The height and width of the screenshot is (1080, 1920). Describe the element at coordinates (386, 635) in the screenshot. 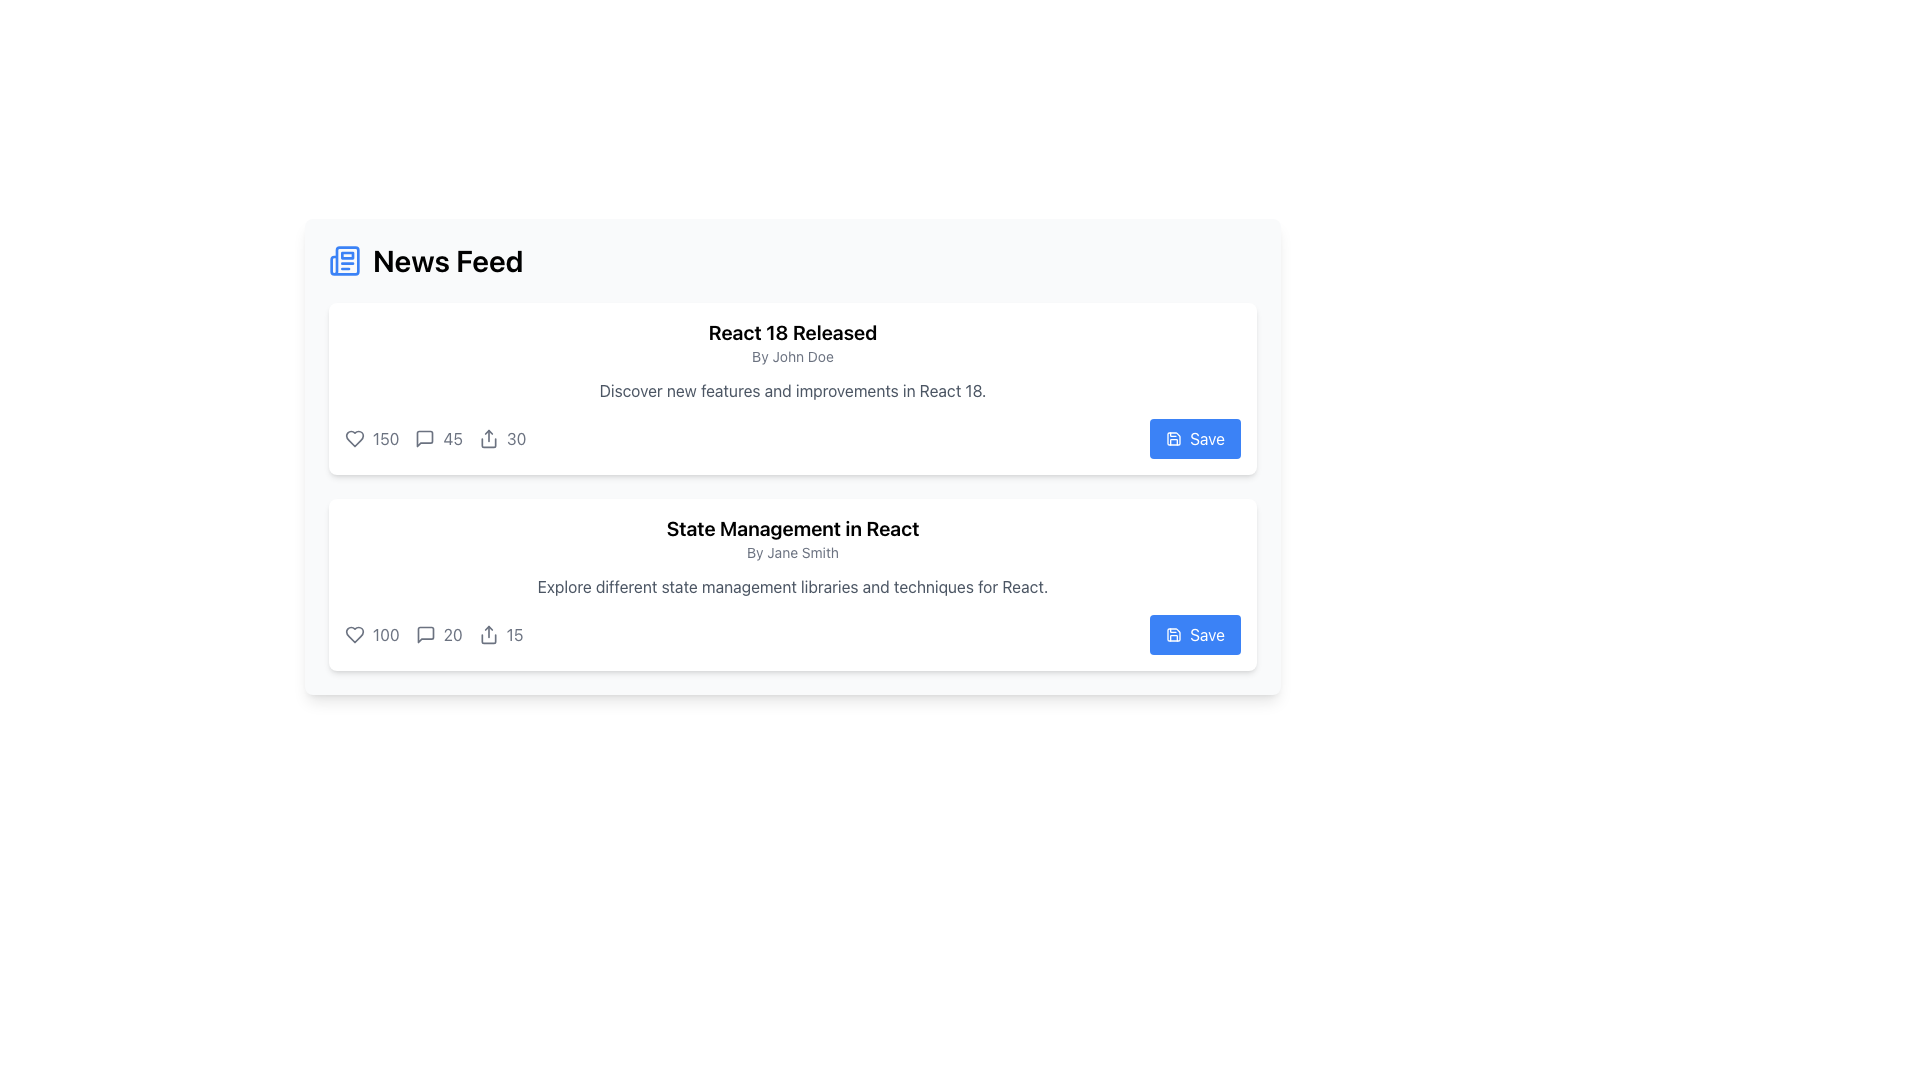

I see `the textual component displaying the number '100', which is styled in a compact font and located at the bottom-left of the second content card, adjacent to a heart icon` at that location.